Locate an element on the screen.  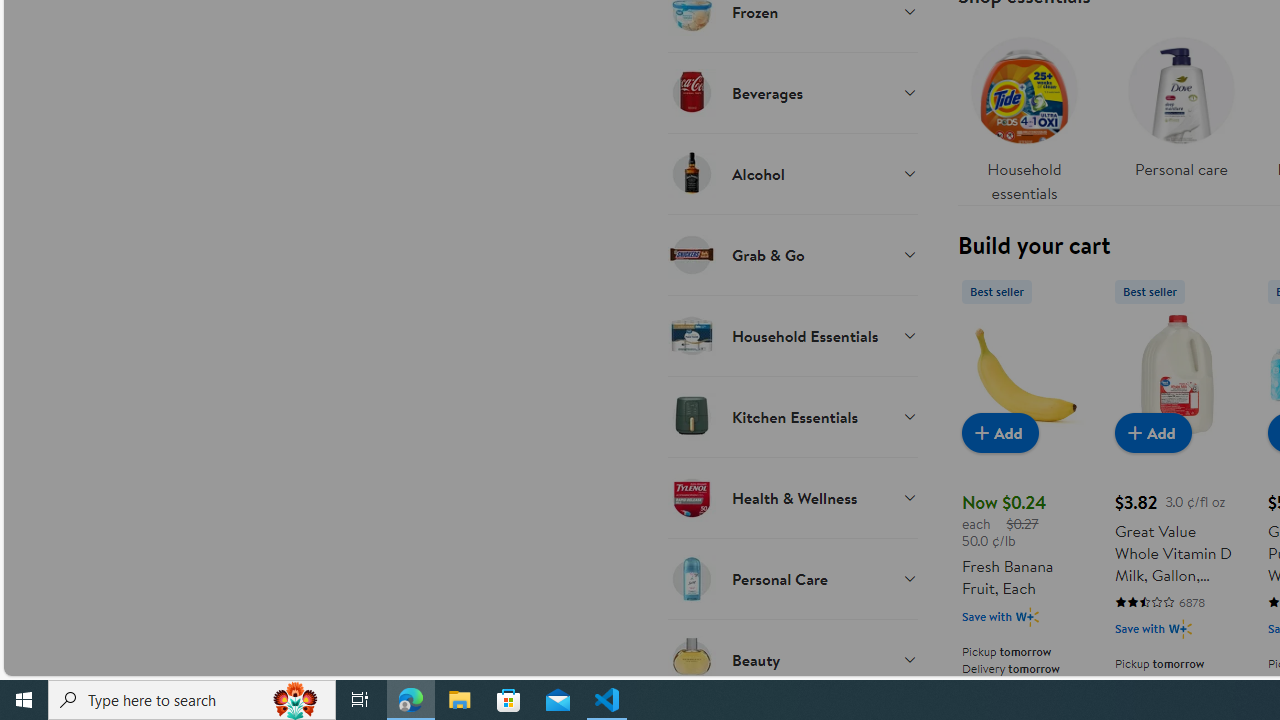
'Health & Wellness' is located at coordinates (791, 496).